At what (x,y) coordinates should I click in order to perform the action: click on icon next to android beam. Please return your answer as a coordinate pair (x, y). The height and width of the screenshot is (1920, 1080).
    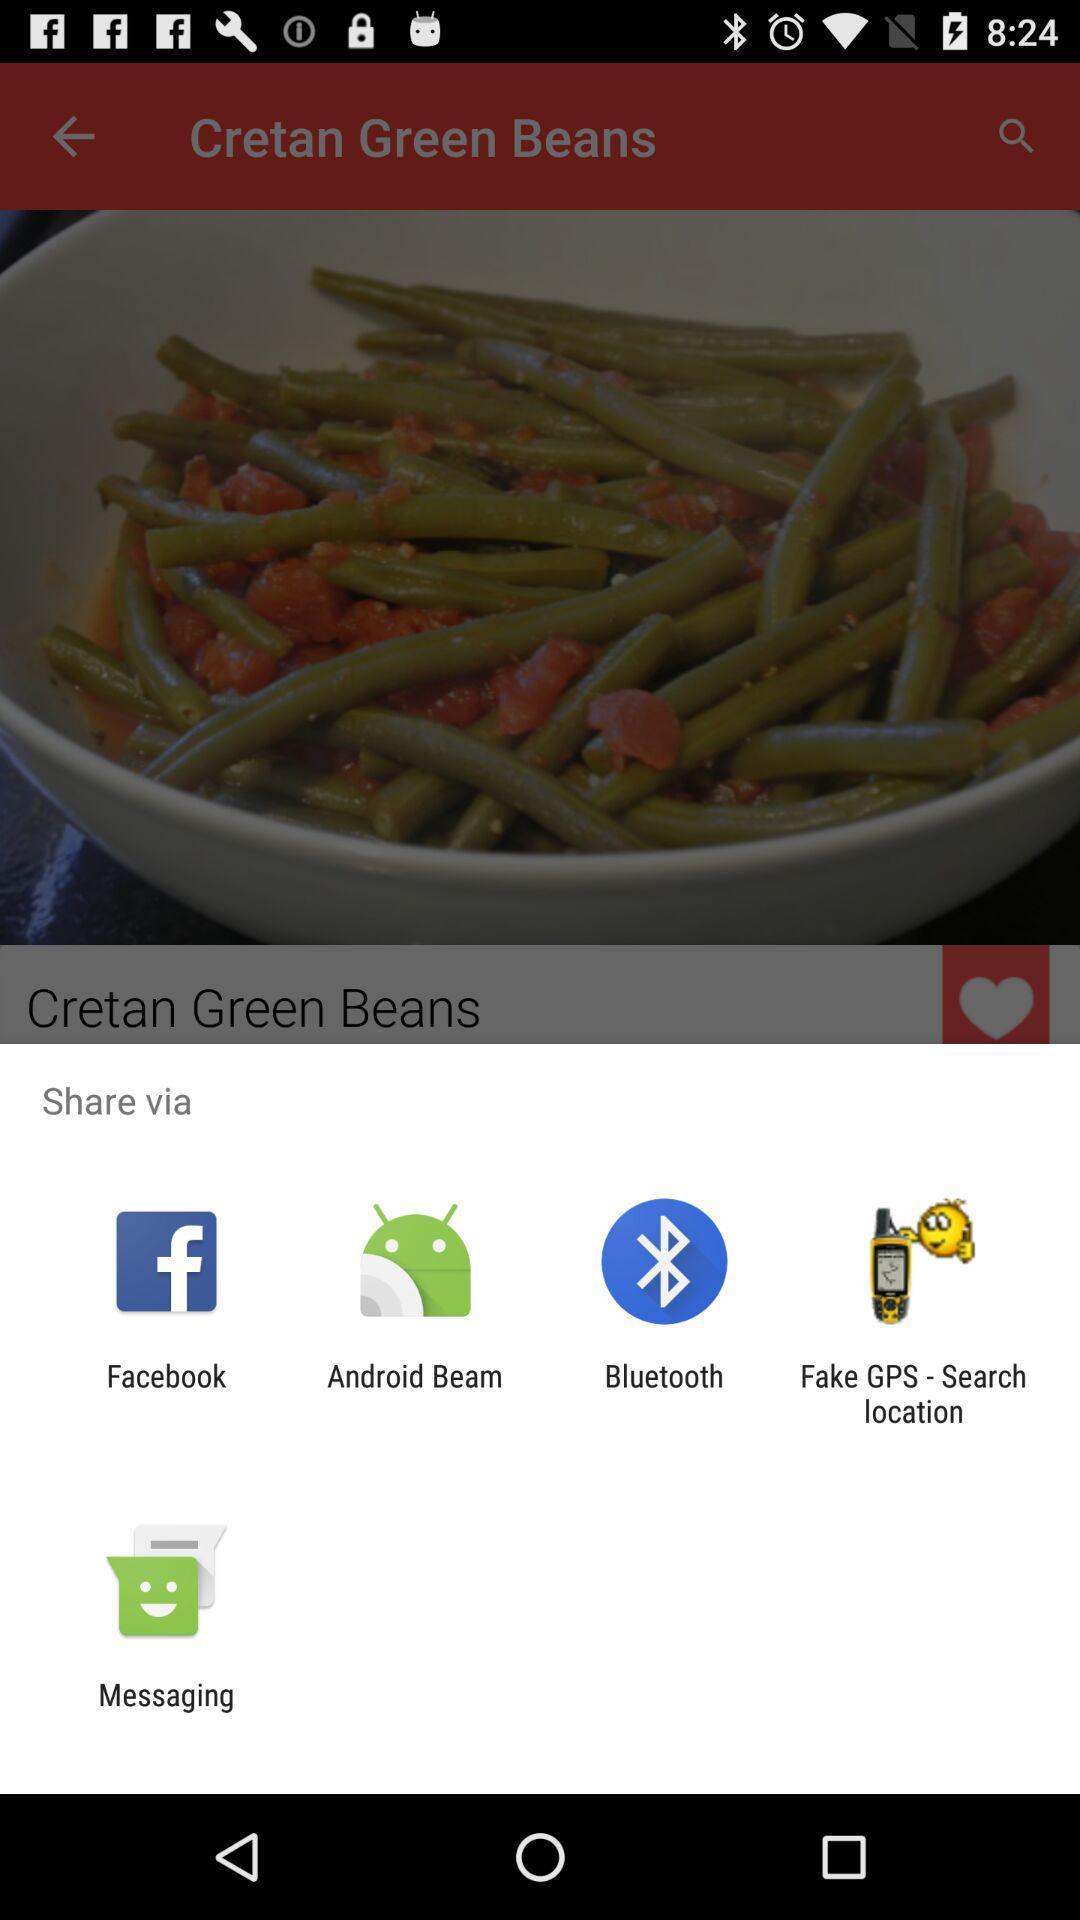
    Looking at the image, I should click on (664, 1392).